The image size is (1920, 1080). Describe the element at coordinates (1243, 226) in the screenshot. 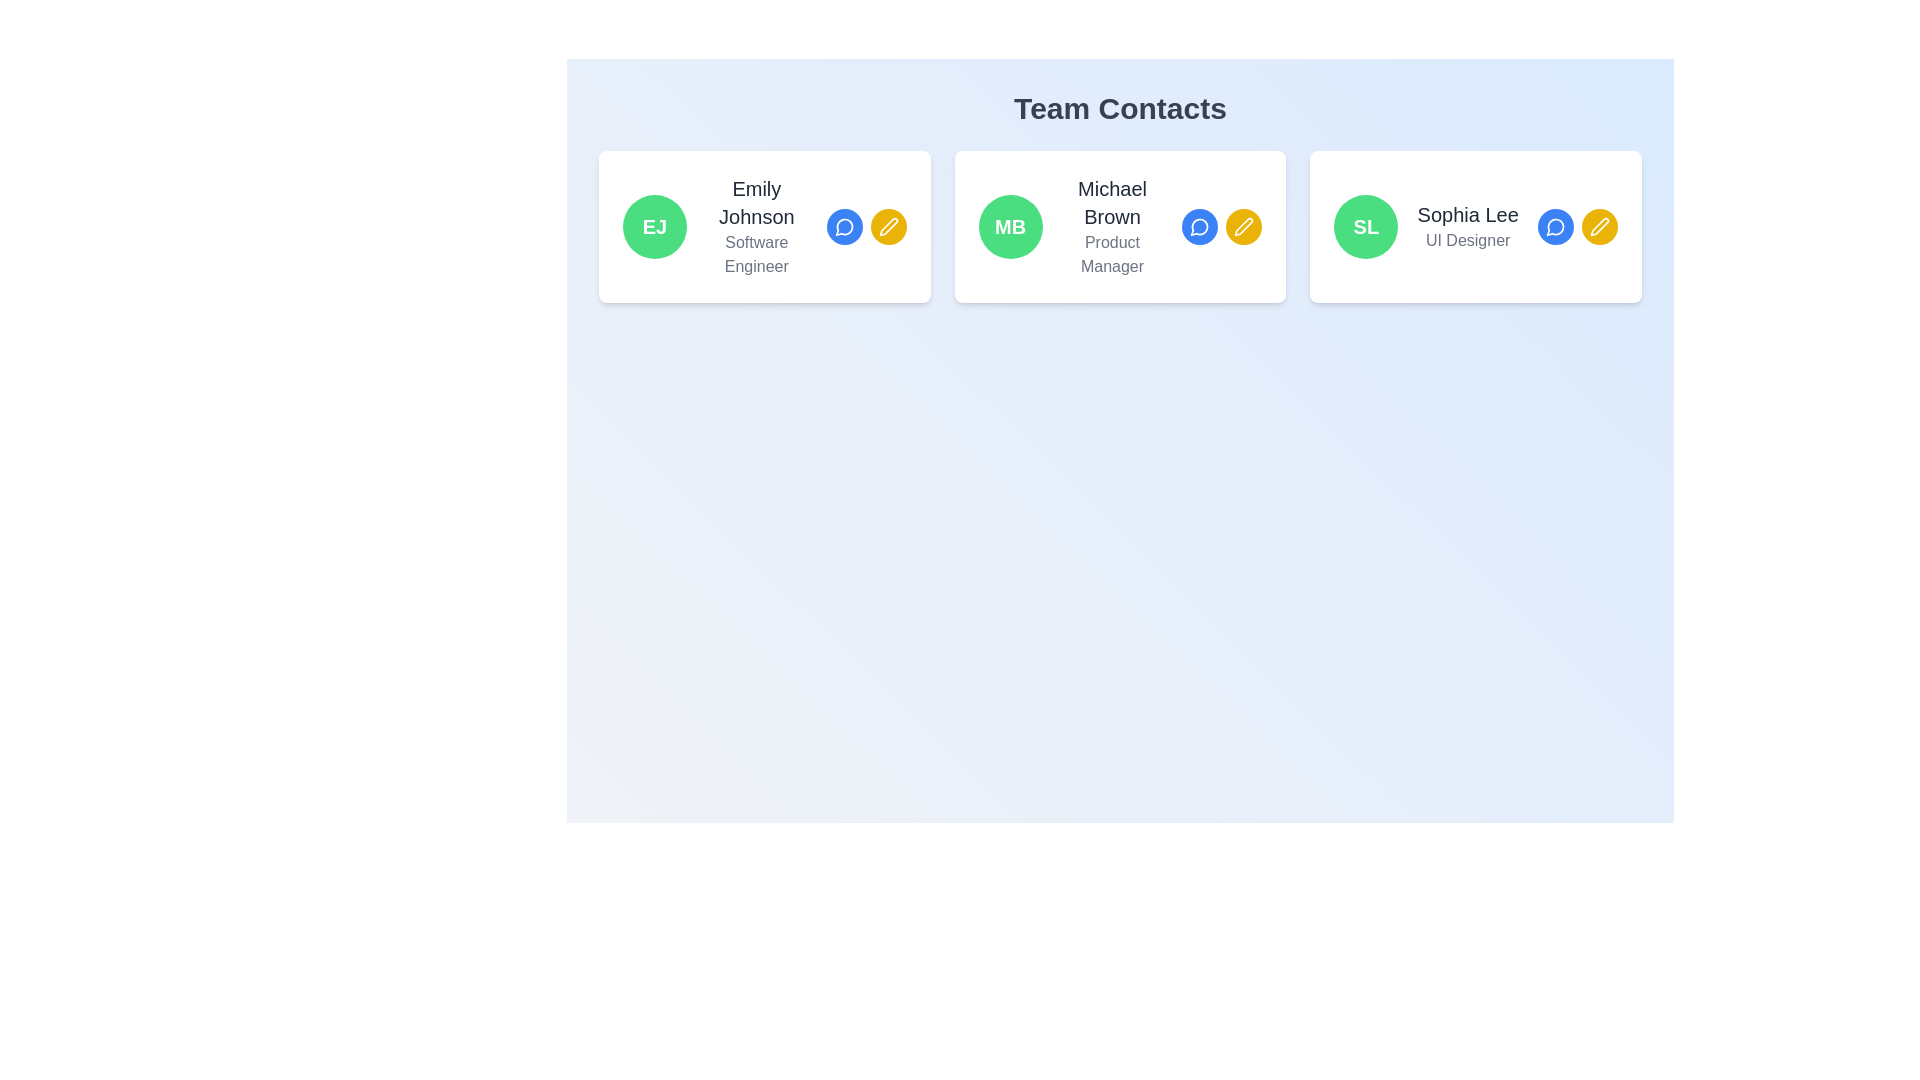

I see `the pencil icon within the yellow button to initiate editing for the contact card of Michael Brown` at that location.